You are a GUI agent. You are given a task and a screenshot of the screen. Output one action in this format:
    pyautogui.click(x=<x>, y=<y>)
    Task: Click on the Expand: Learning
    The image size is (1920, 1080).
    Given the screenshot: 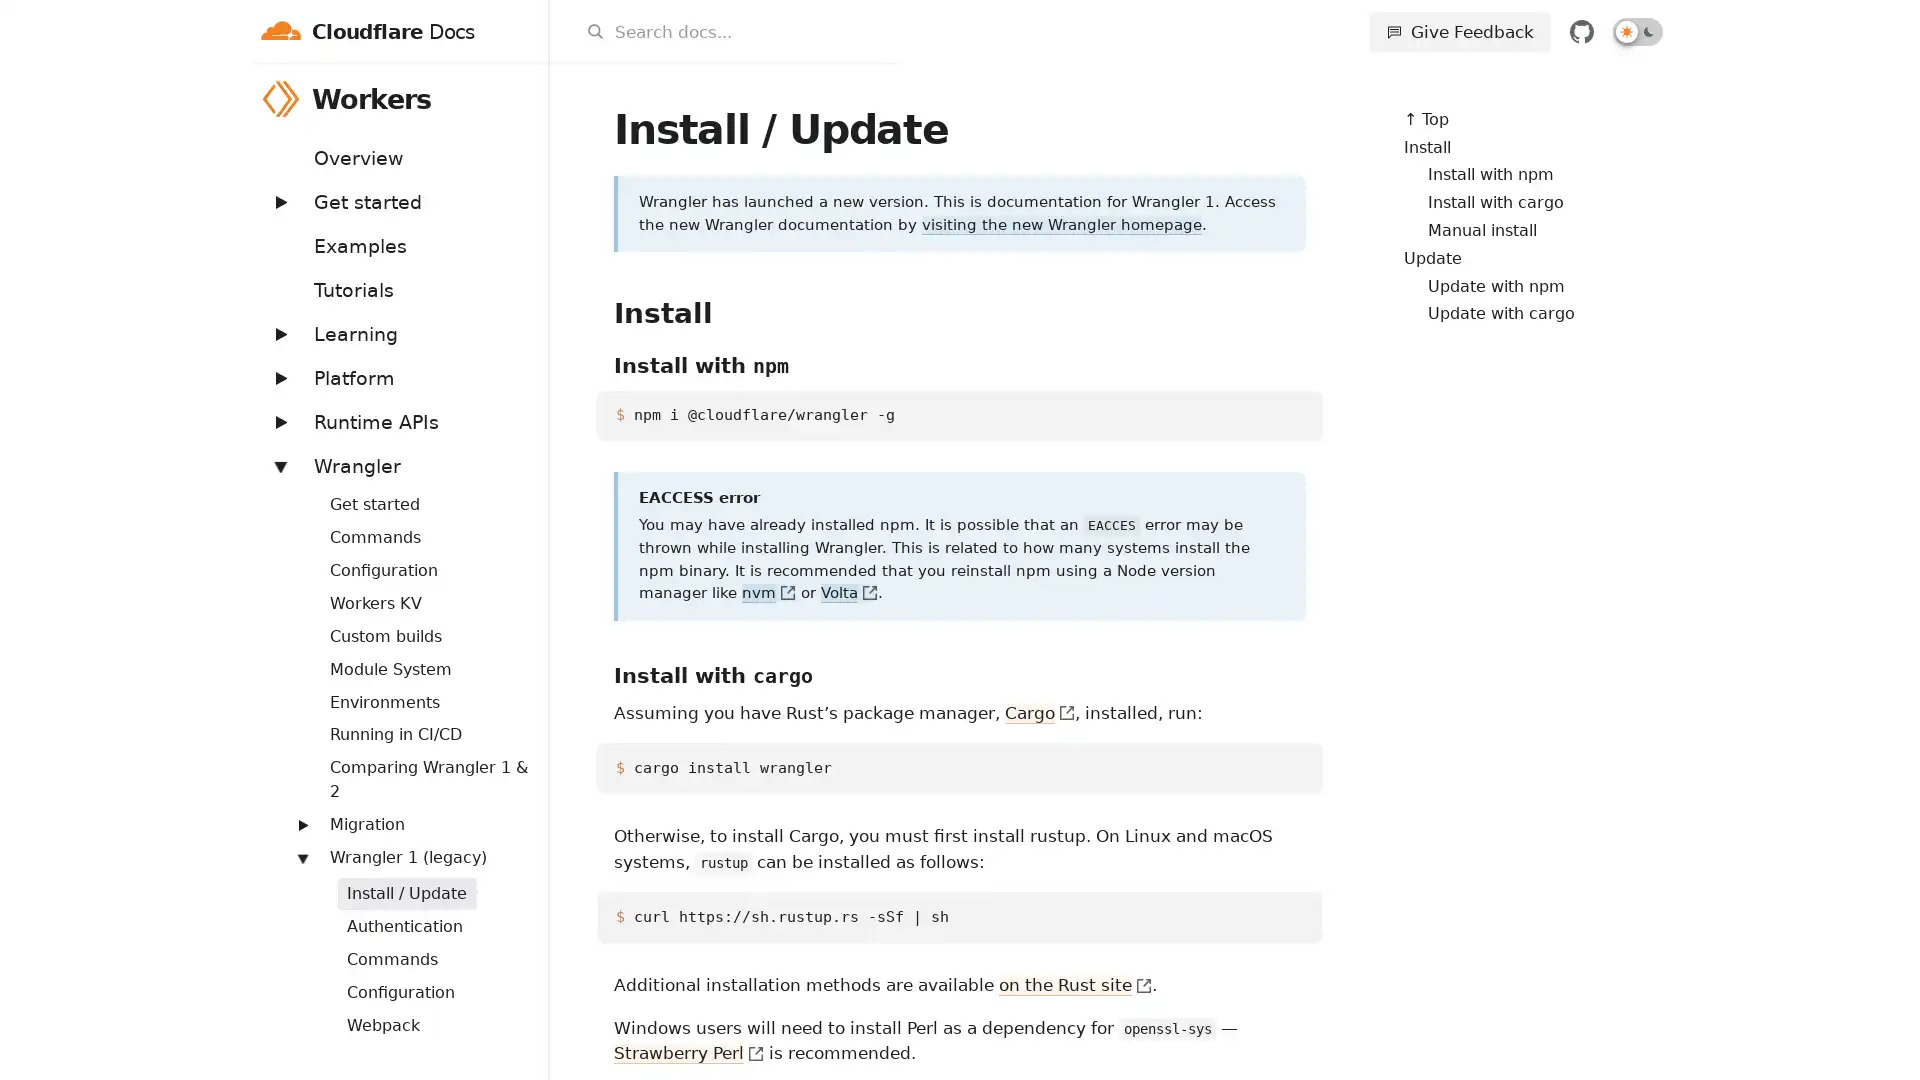 What is the action you would take?
    pyautogui.click(x=278, y=332)
    